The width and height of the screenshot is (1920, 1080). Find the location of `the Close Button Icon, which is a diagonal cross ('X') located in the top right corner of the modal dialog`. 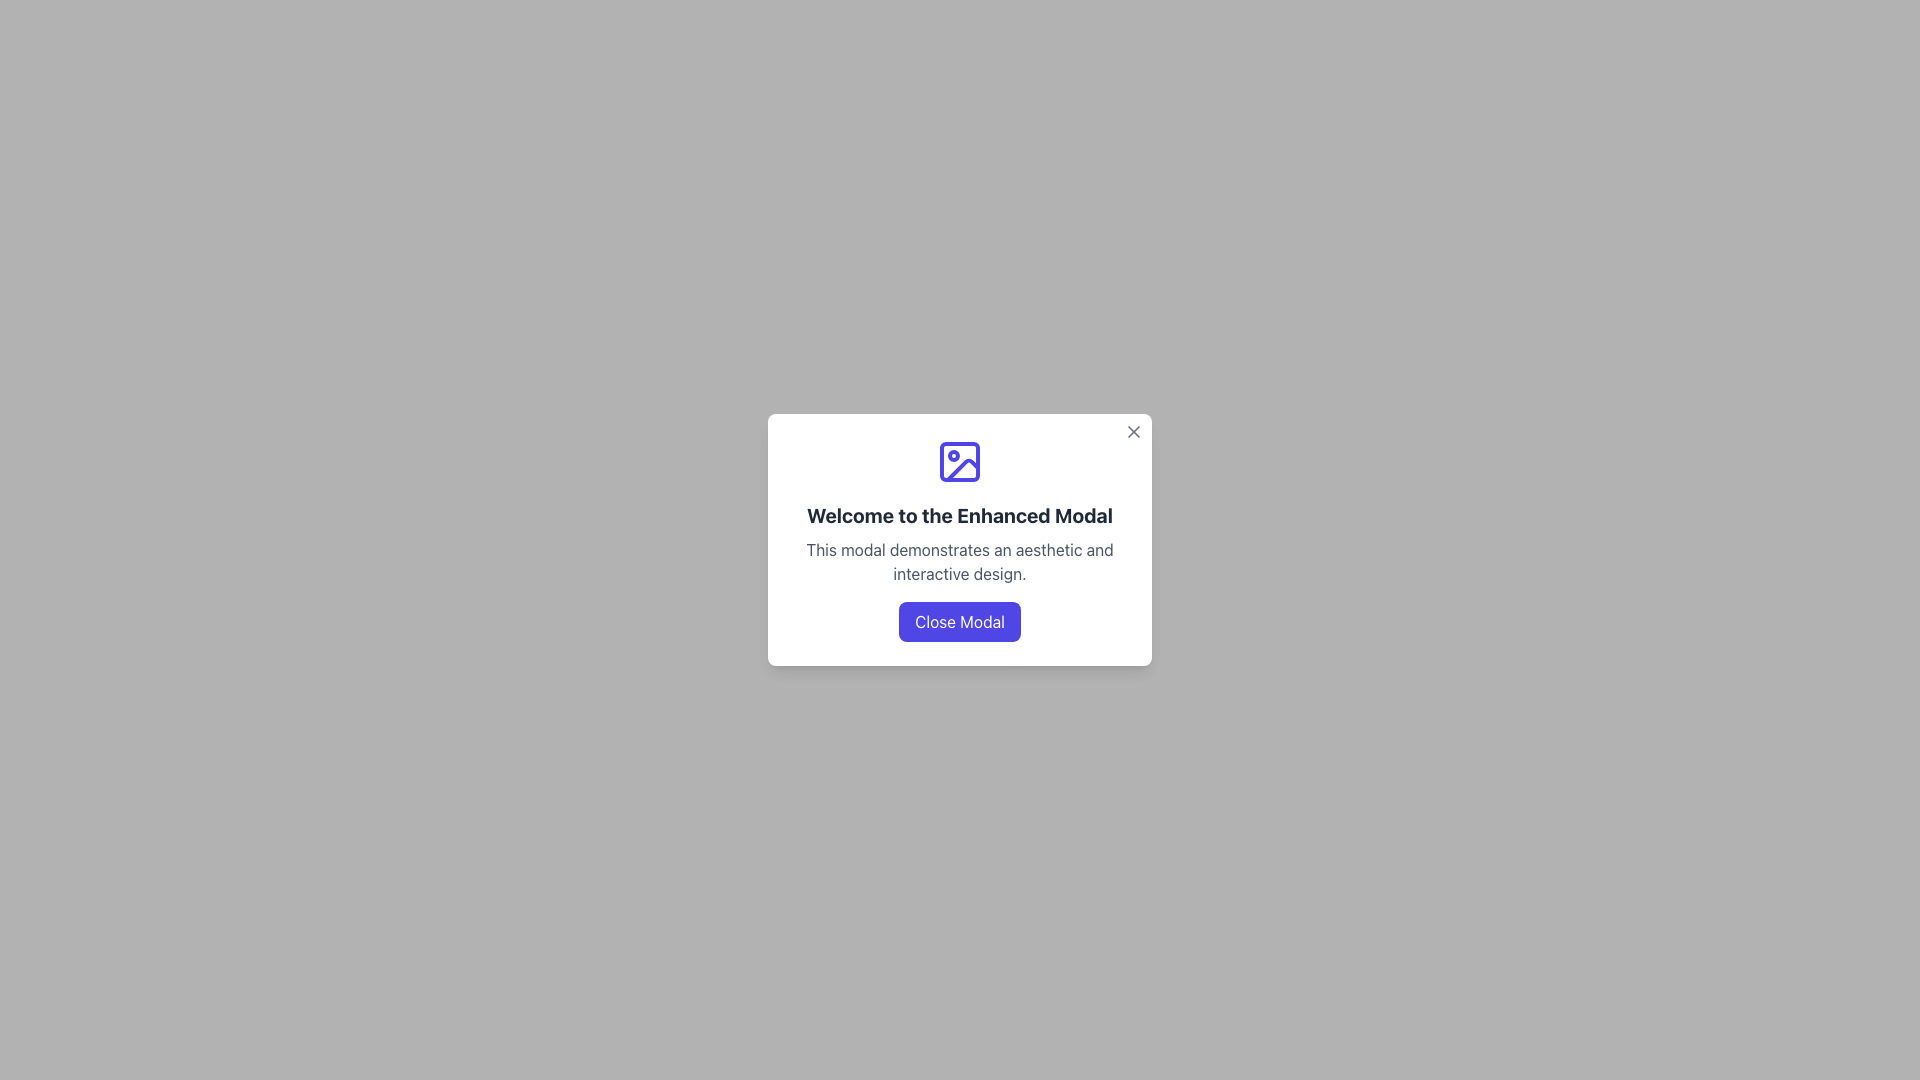

the Close Button Icon, which is a diagonal cross ('X') located in the top right corner of the modal dialog is located at coordinates (1133, 431).